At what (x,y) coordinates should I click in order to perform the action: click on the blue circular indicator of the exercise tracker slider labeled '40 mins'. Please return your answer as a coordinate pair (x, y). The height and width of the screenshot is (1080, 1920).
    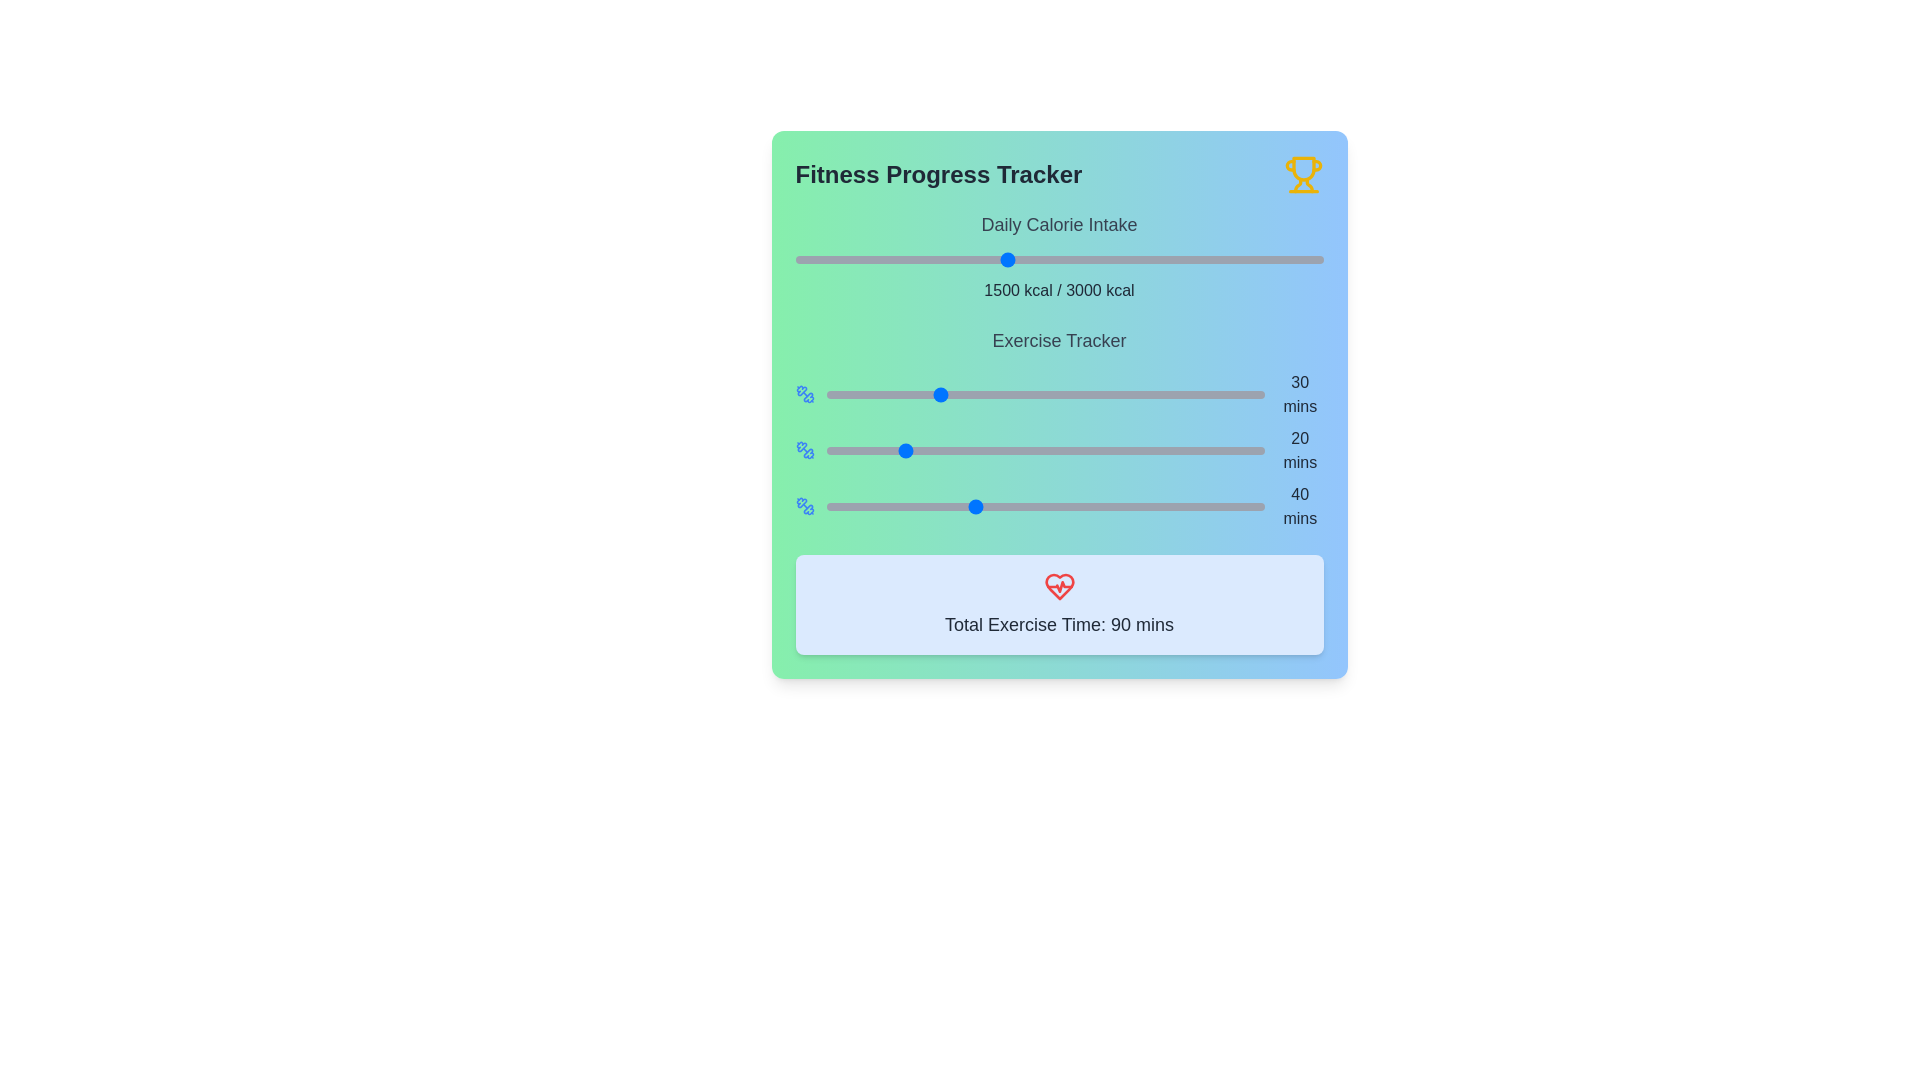
    Looking at the image, I should click on (1058, 505).